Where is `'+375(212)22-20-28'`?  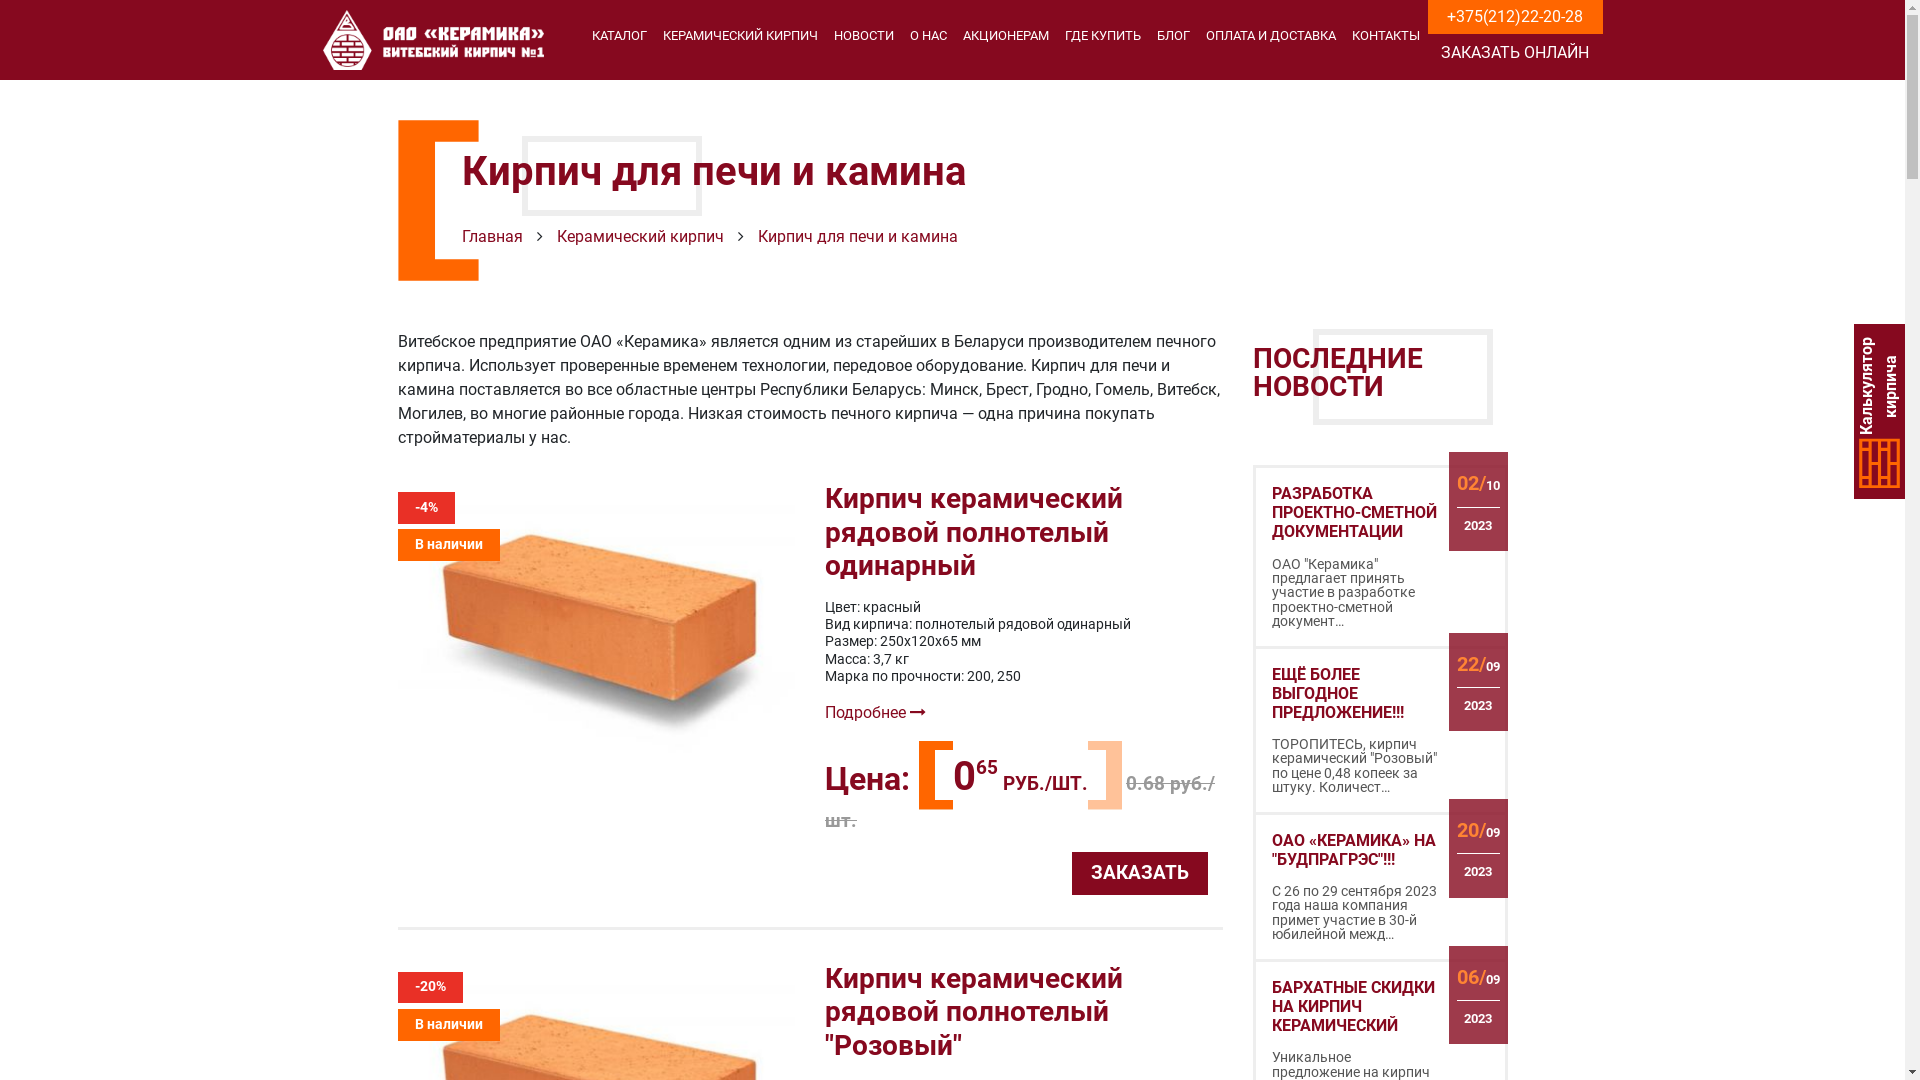 '+375(212)22-20-28' is located at coordinates (1515, 16).